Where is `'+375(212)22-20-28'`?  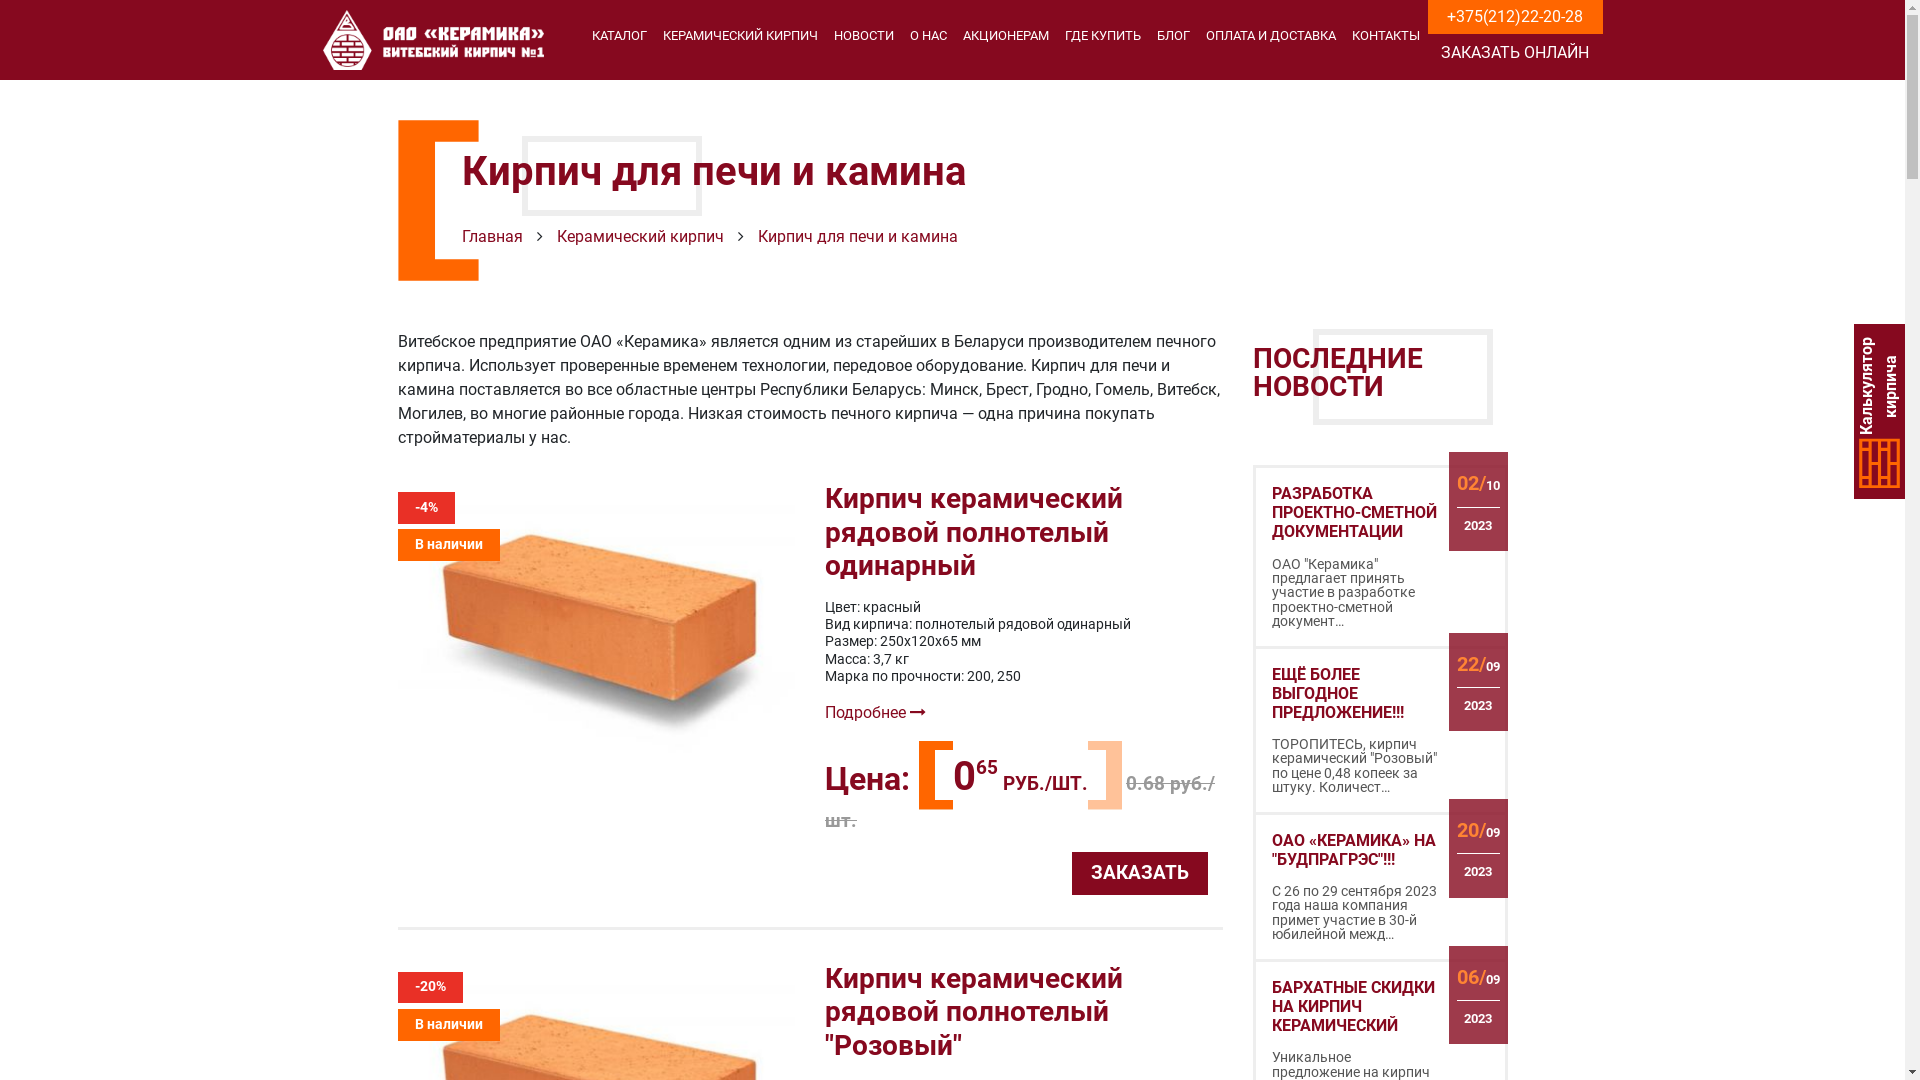 '+375(212)22-20-28' is located at coordinates (1515, 16).